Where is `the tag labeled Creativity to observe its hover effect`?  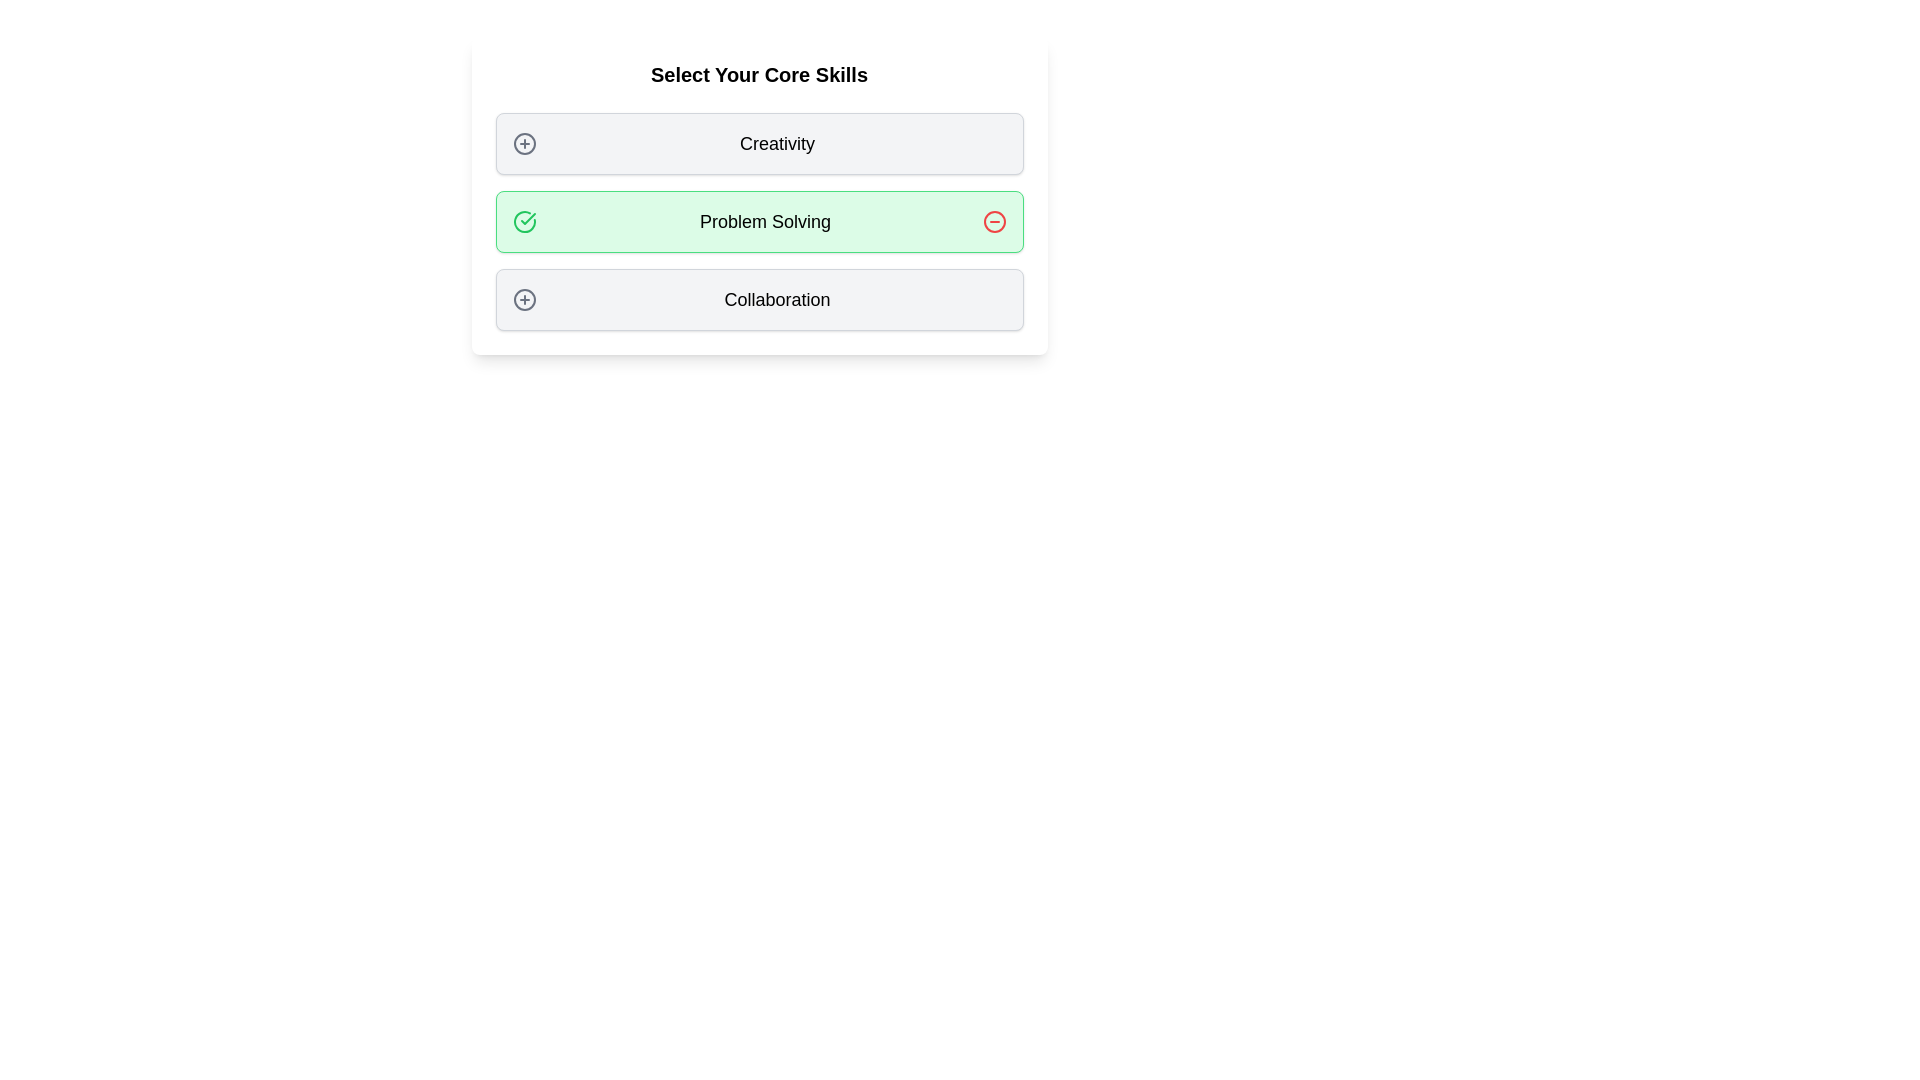 the tag labeled Creativity to observe its hover effect is located at coordinates (758, 142).